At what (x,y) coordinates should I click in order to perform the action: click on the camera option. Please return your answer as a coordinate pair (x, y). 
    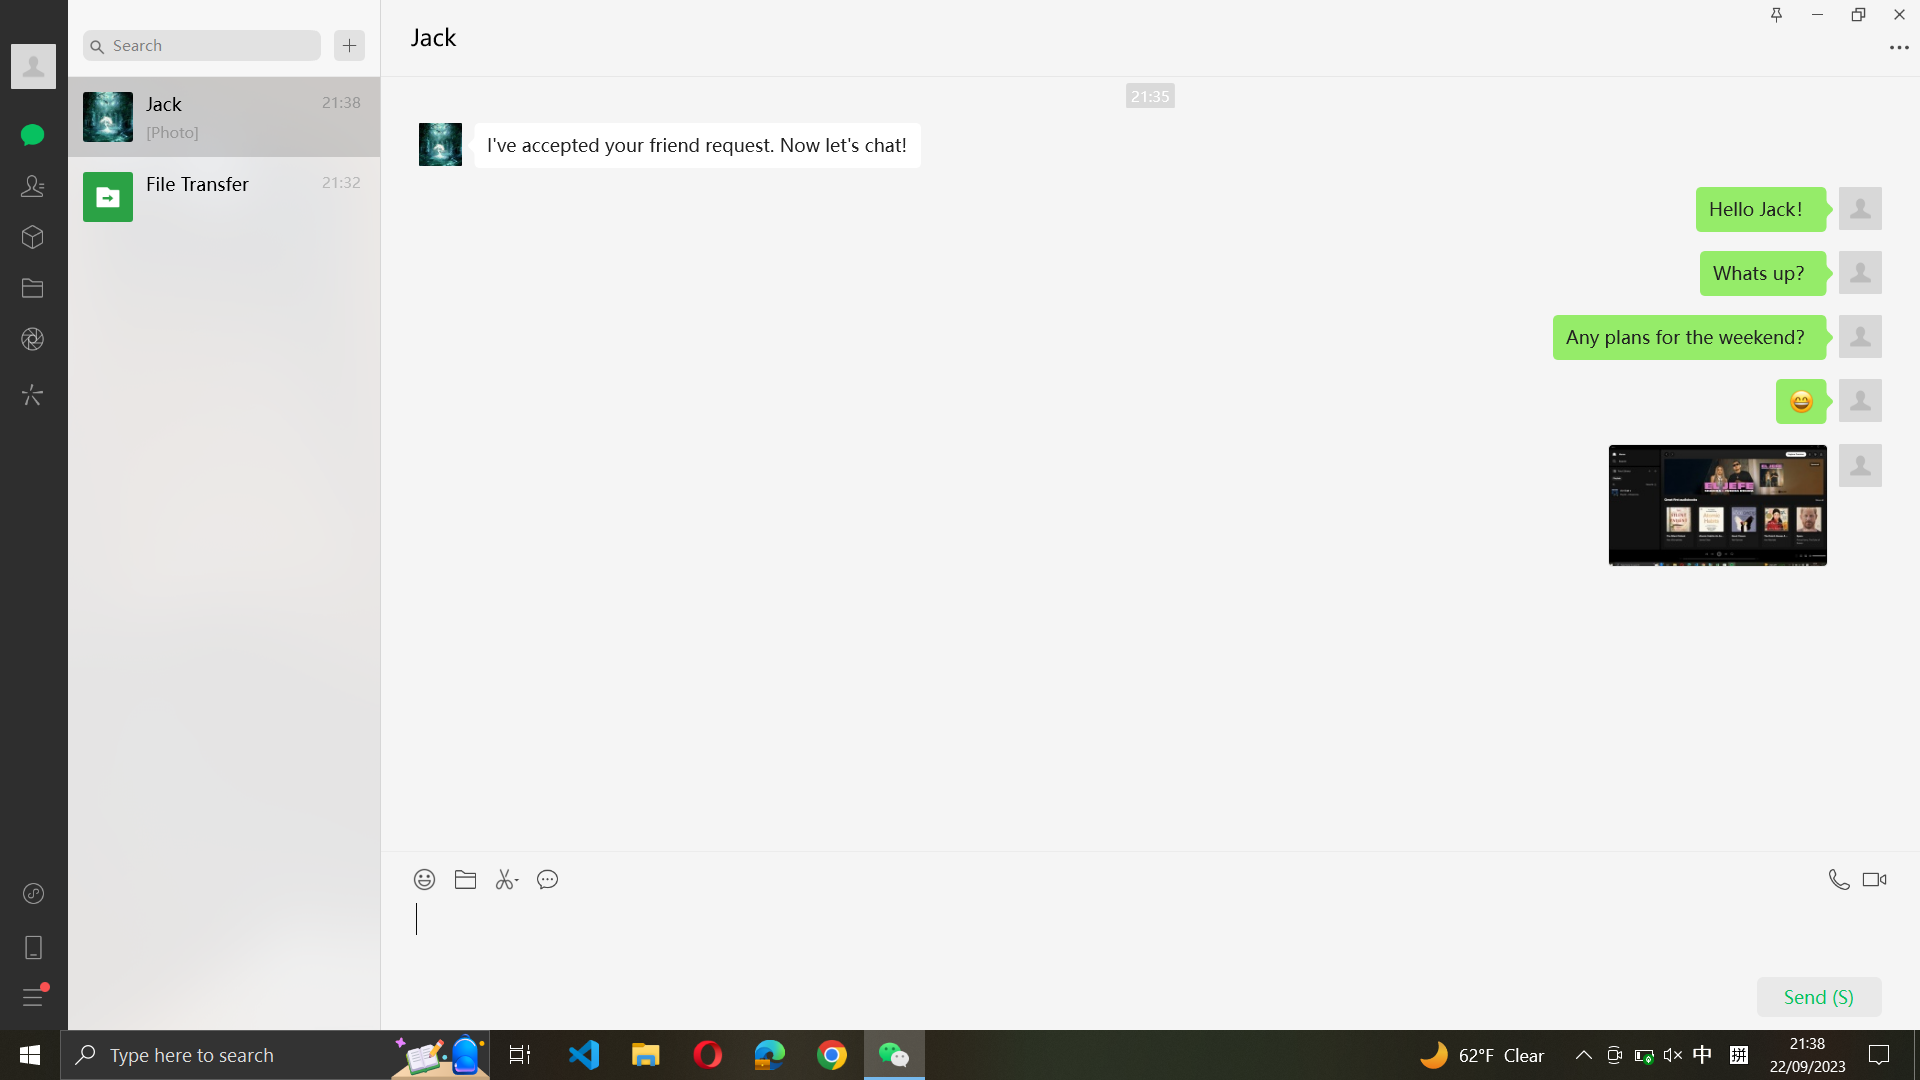
    Looking at the image, I should click on (34, 340).